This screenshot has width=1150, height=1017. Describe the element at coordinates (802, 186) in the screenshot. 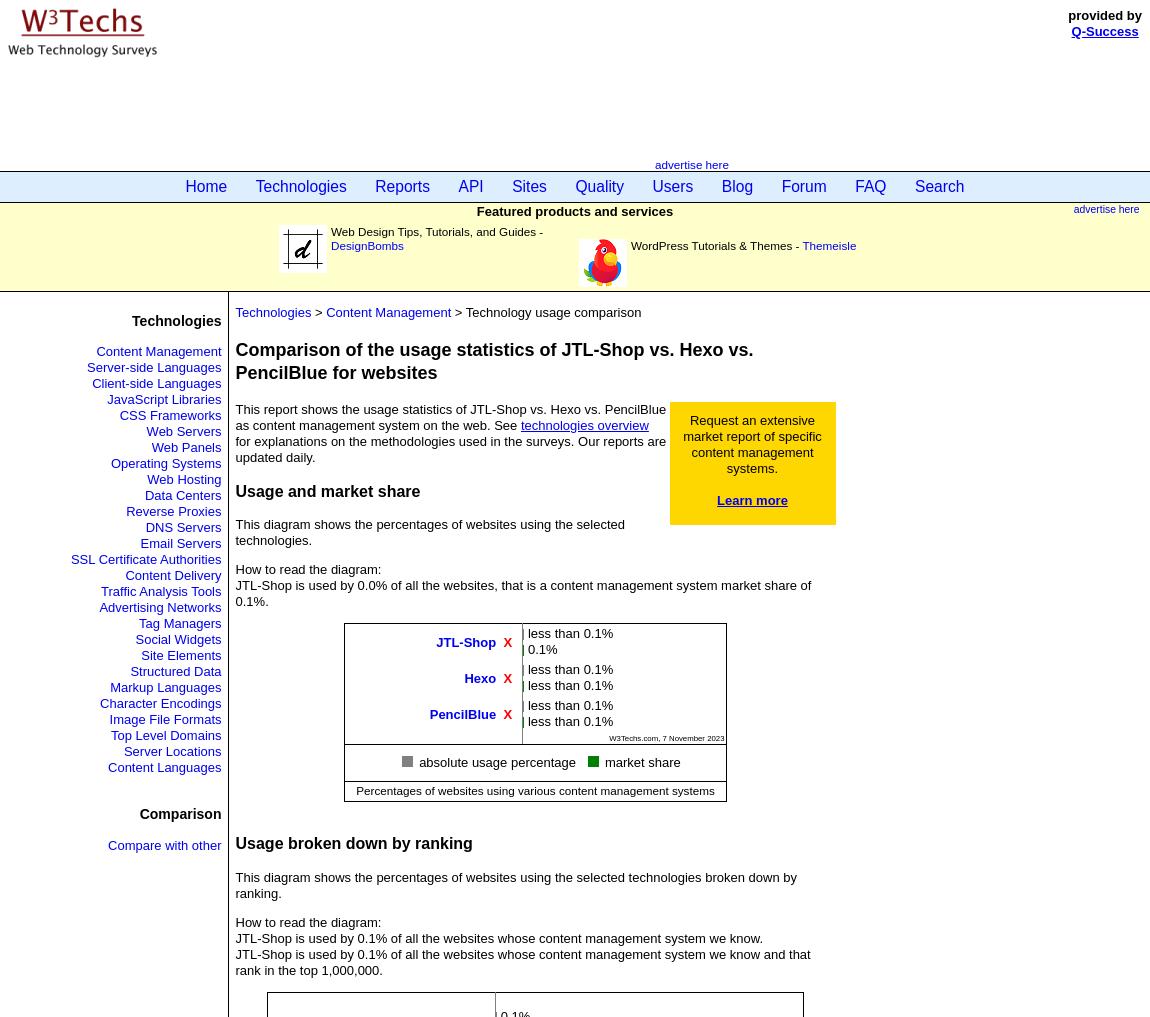

I see `'Forum'` at that location.